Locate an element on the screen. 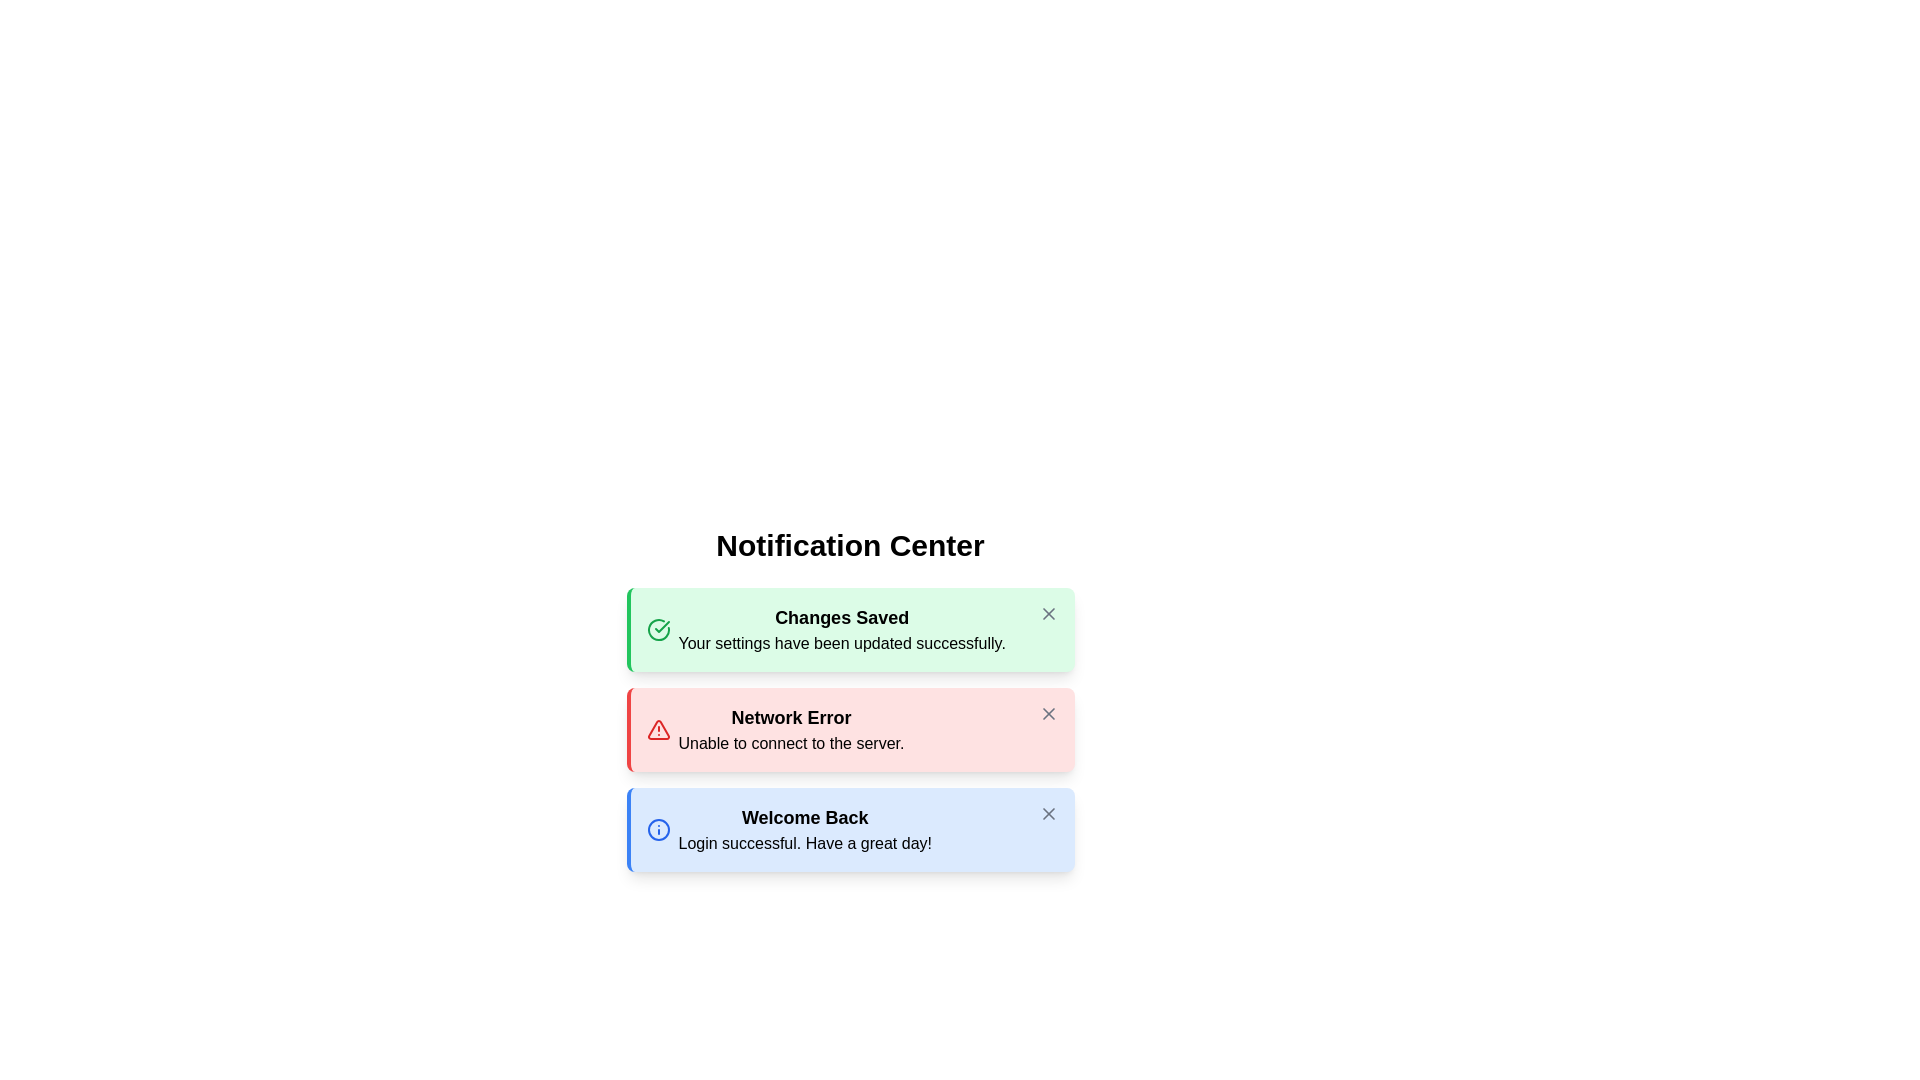 The height and width of the screenshot is (1080, 1920). the visual indication of the confirmation icon located in the topmost notification under the 'Notification Center' titled 'Changes Saved', positioned to the left of the notification text is located at coordinates (662, 626).